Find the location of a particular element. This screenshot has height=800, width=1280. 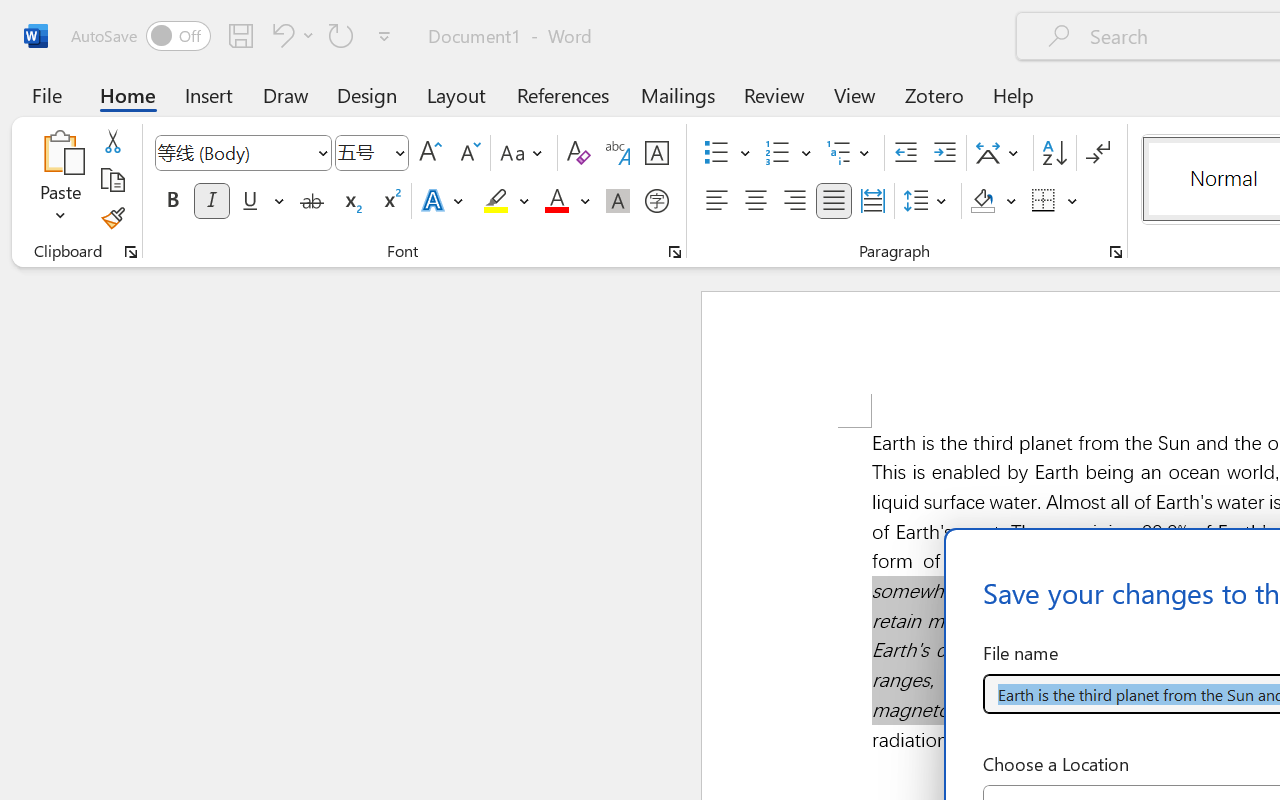

'Shading' is located at coordinates (993, 201).